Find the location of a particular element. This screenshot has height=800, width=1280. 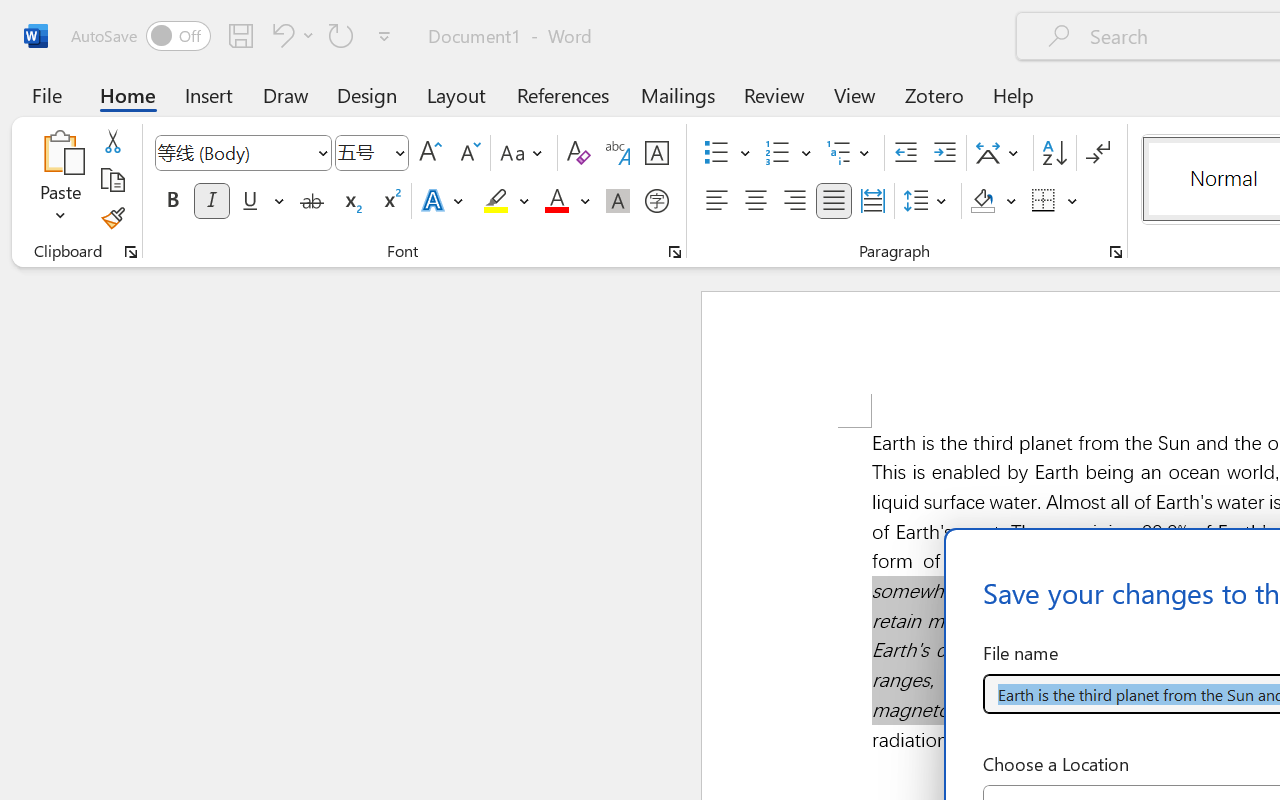

'Shading' is located at coordinates (993, 201).